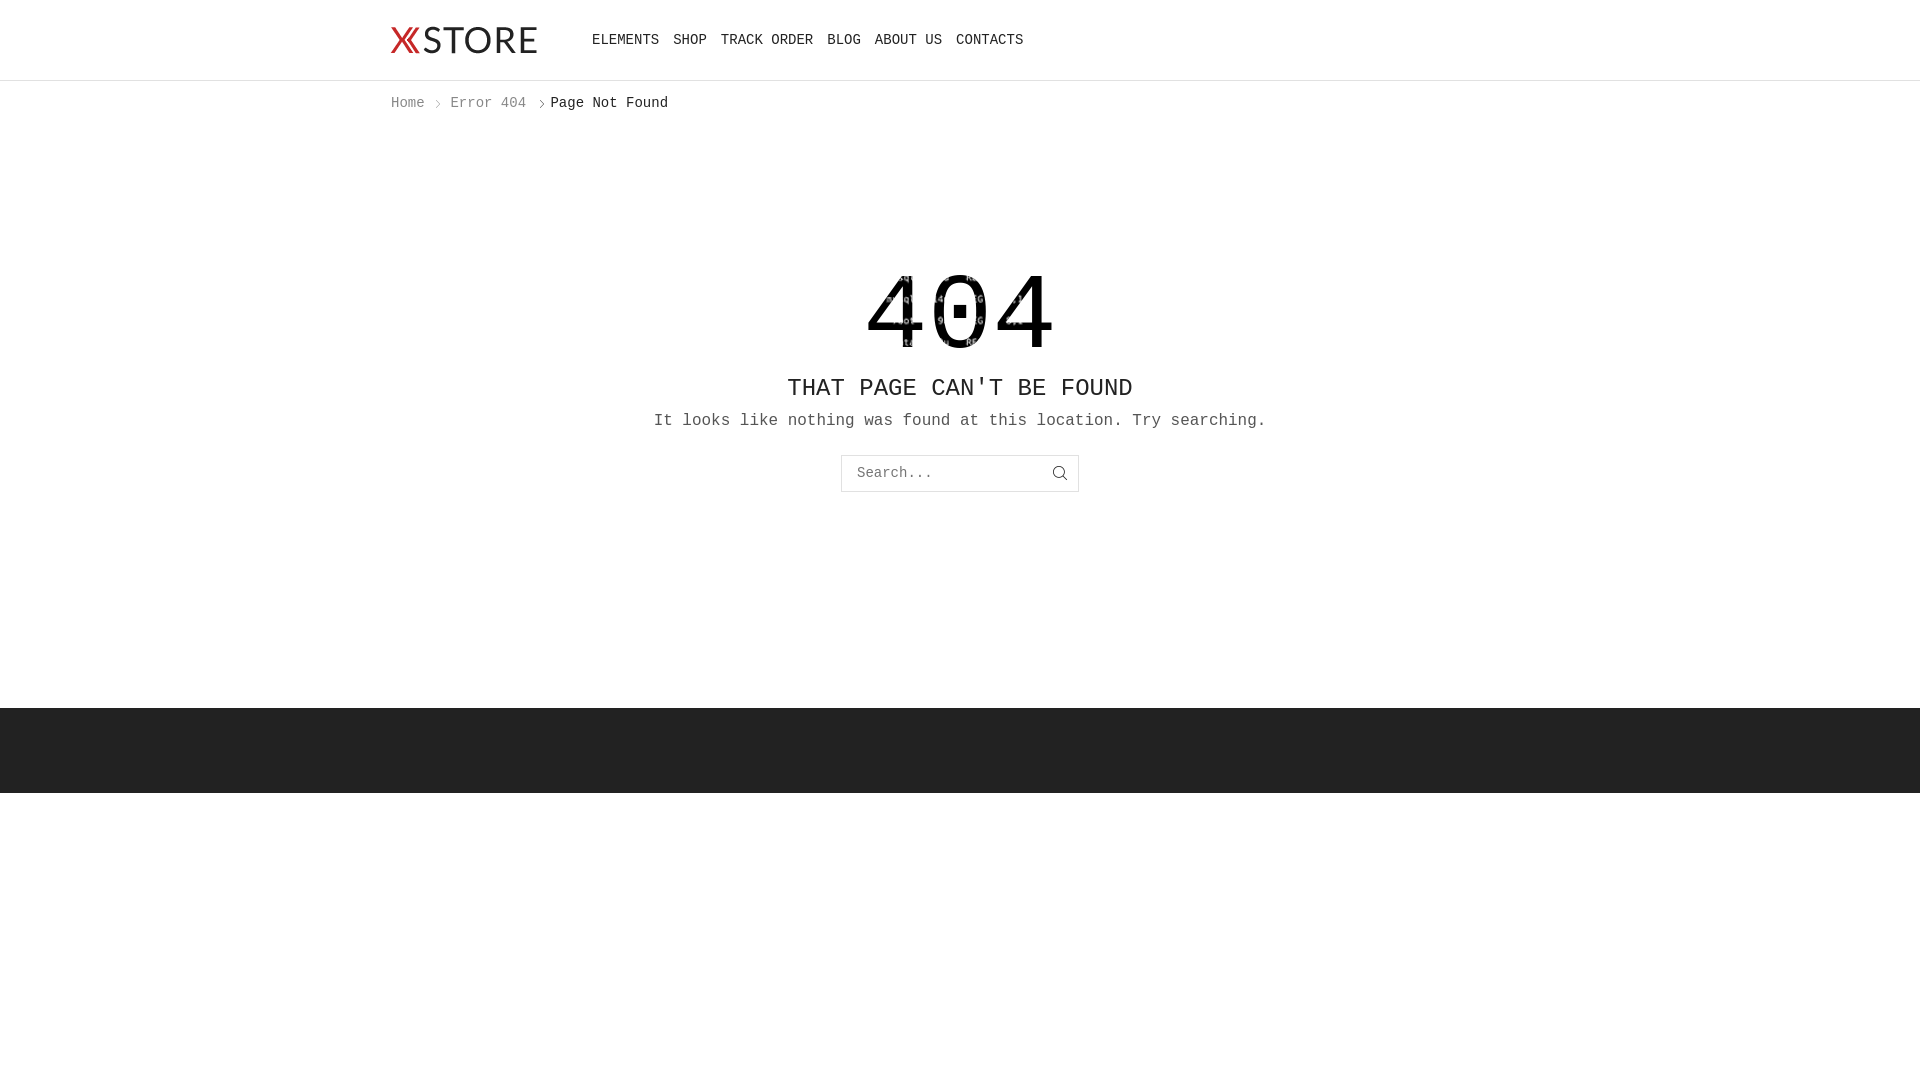  What do you see at coordinates (624, 39) in the screenshot?
I see `'ELEMENTS'` at bounding box center [624, 39].